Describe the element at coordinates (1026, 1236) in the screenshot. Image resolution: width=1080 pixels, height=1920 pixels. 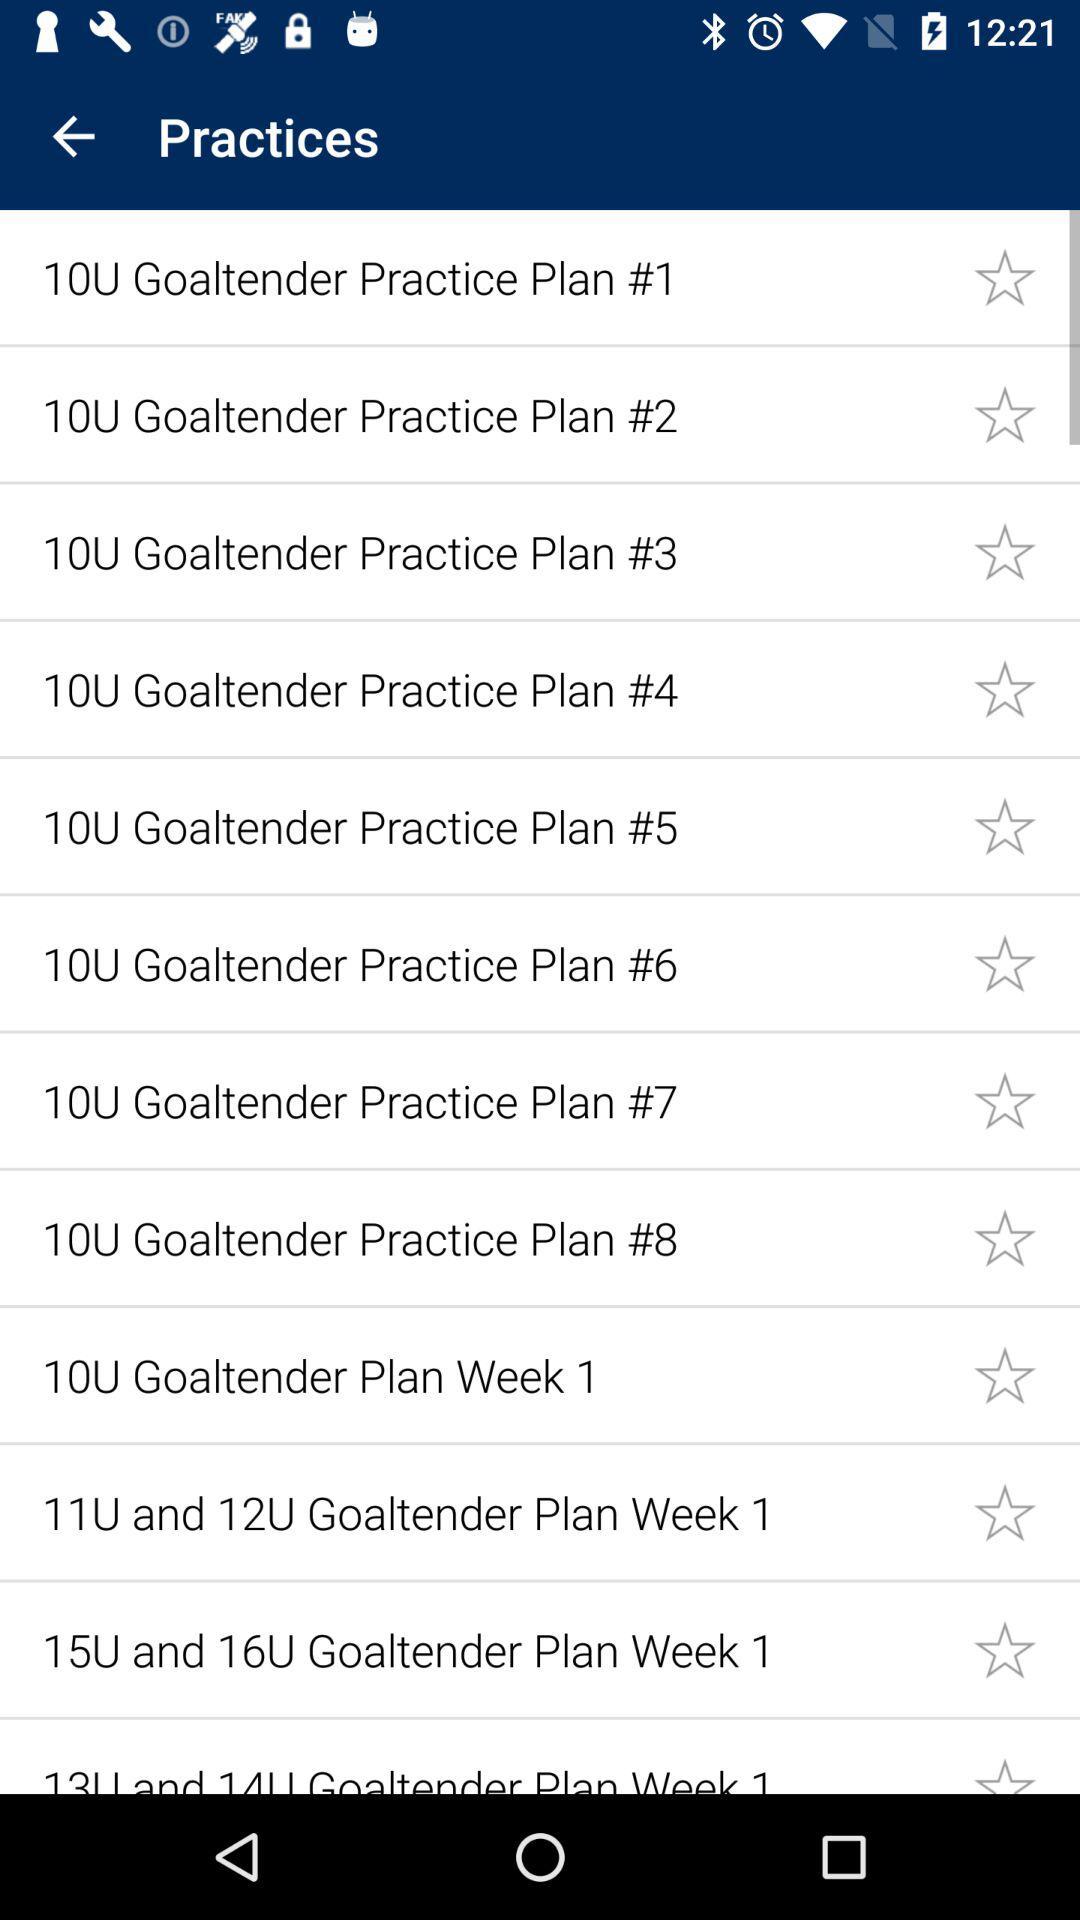
I see `to favorites` at that location.